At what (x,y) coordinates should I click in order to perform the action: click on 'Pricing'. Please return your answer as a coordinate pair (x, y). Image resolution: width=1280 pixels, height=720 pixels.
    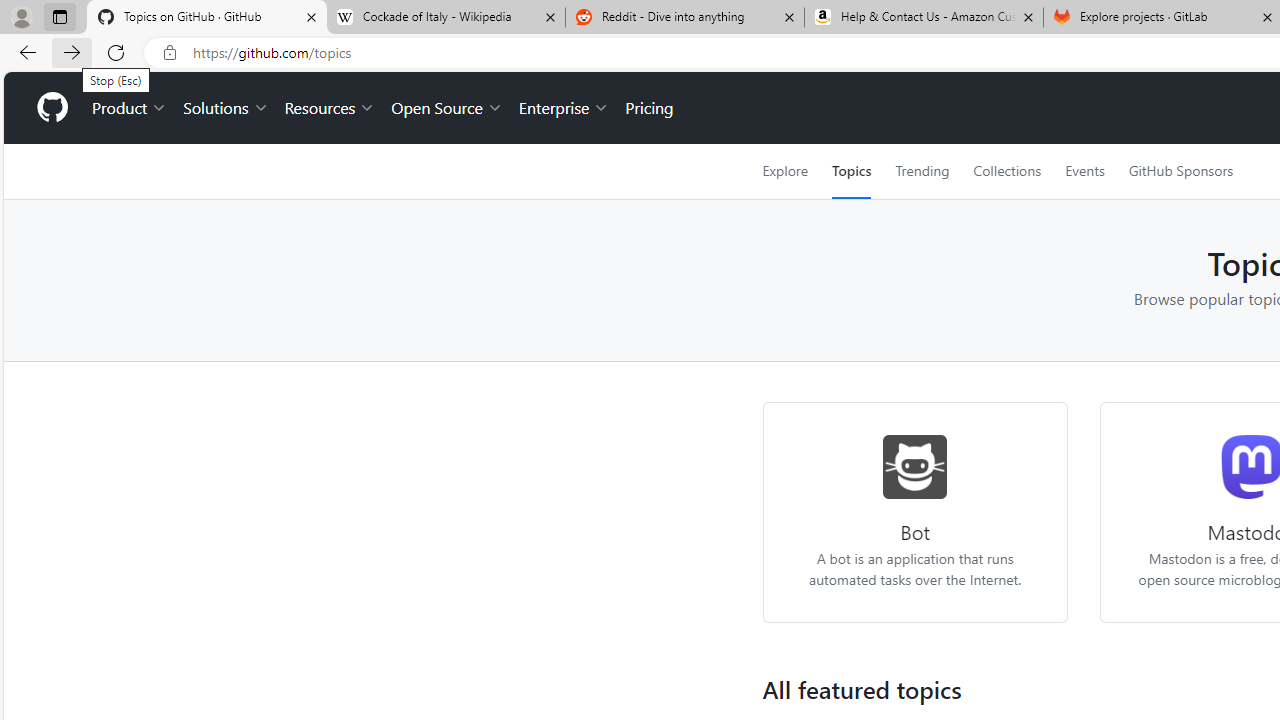
    Looking at the image, I should click on (649, 108).